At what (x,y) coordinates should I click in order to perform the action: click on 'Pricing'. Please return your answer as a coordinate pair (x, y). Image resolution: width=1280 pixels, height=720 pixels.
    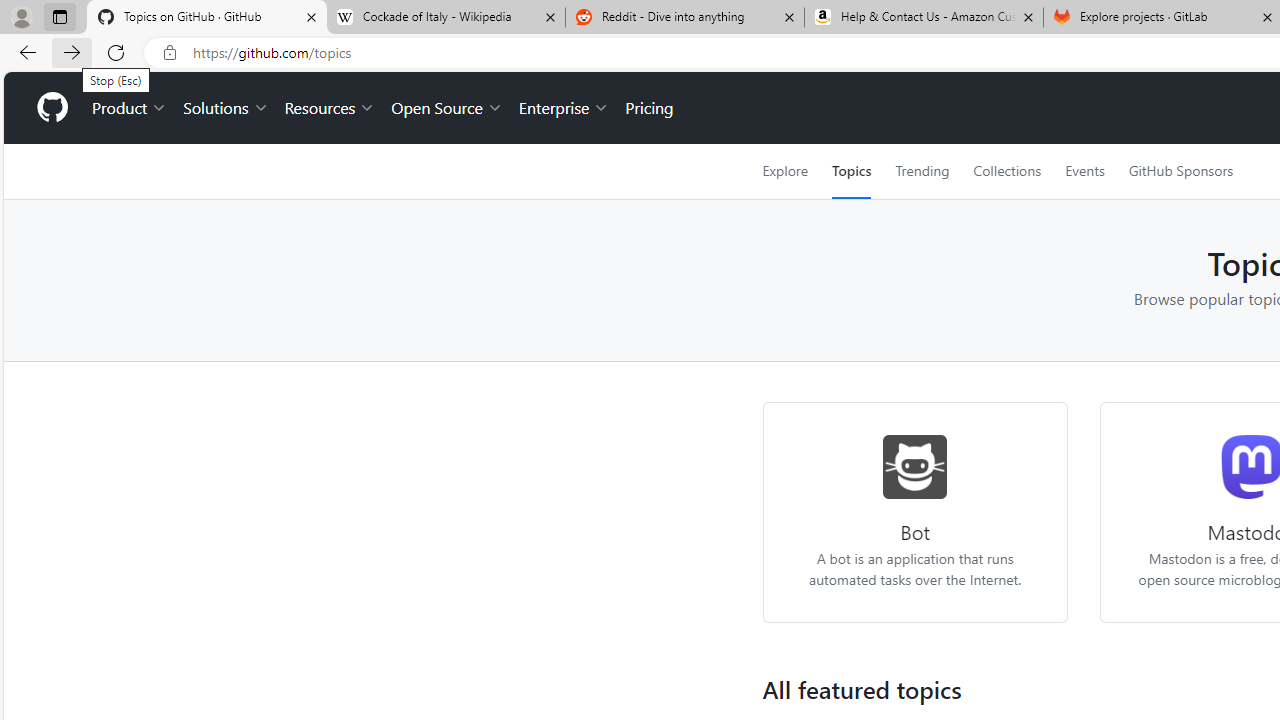
    Looking at the image, I should click on (649, 108).